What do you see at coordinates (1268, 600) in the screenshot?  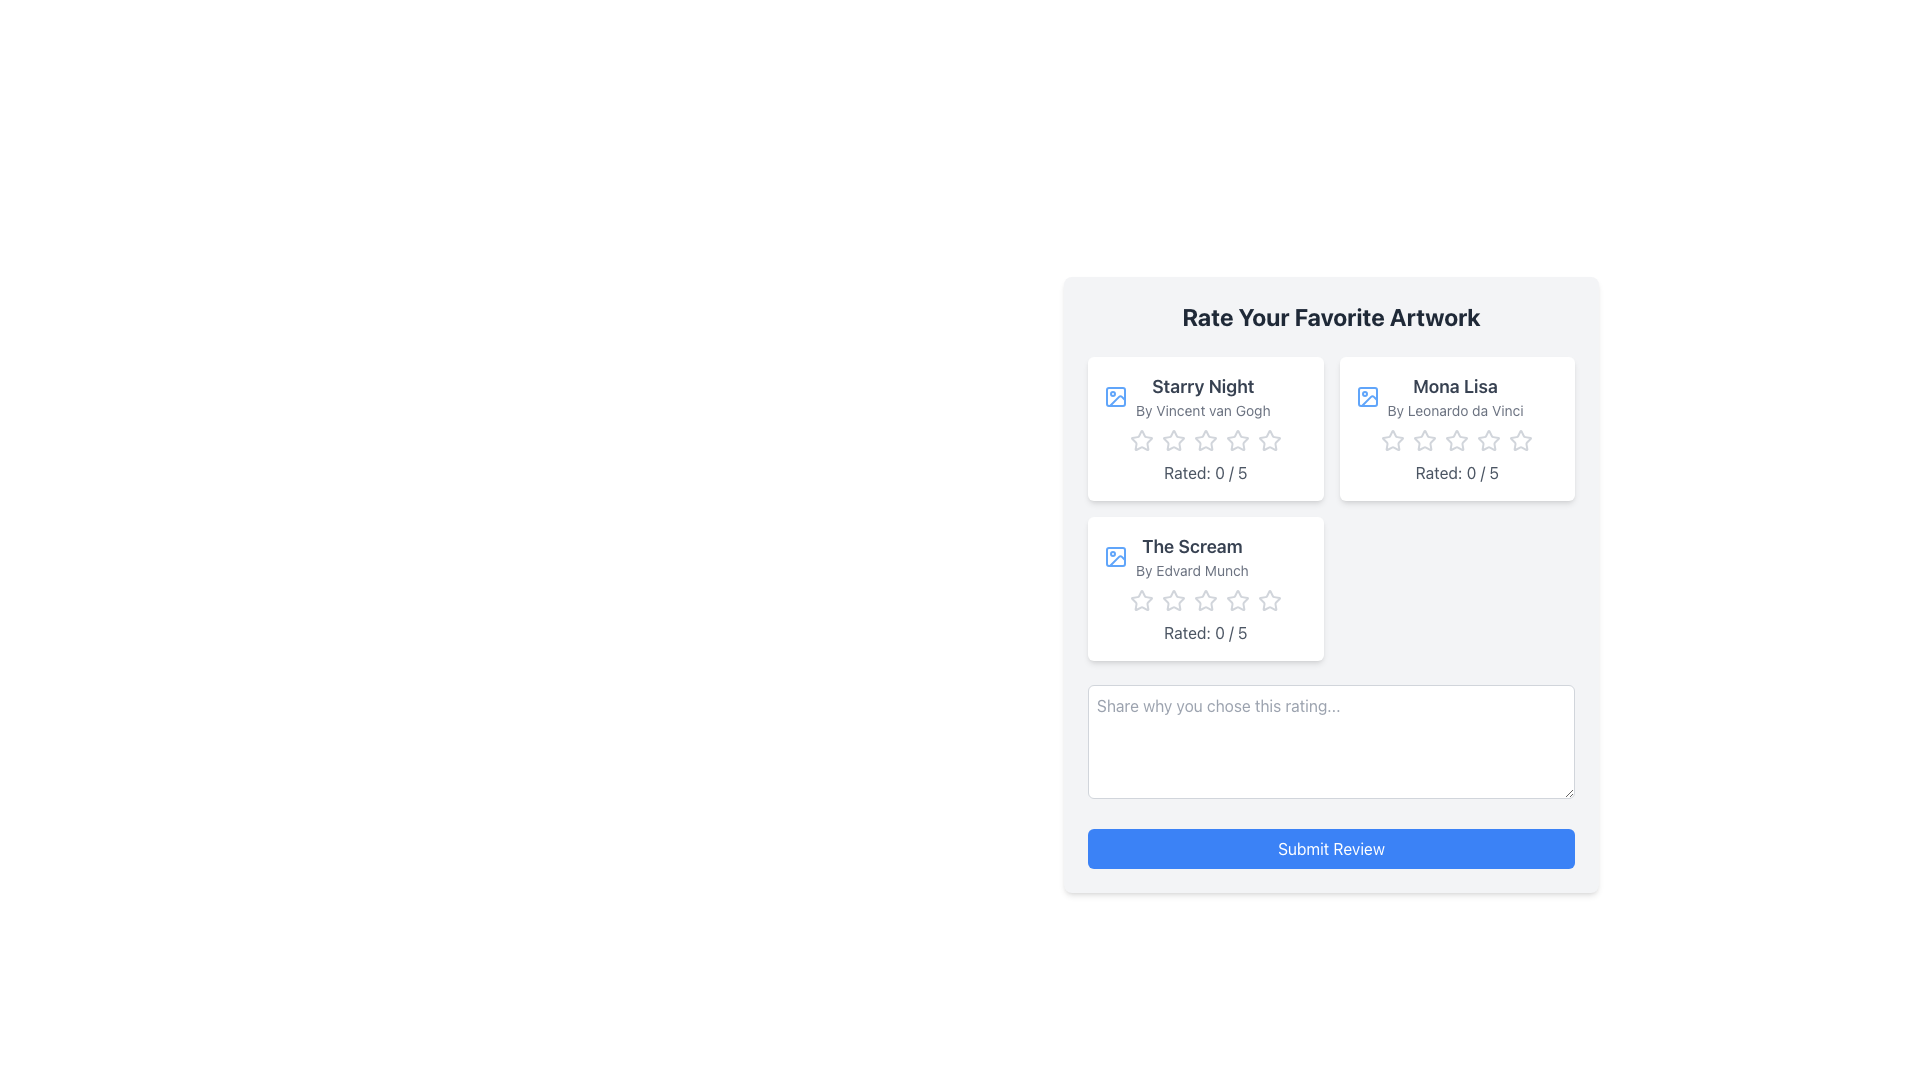 I see `the fifth star in the star rating component` at bounding box center [1268, 600].